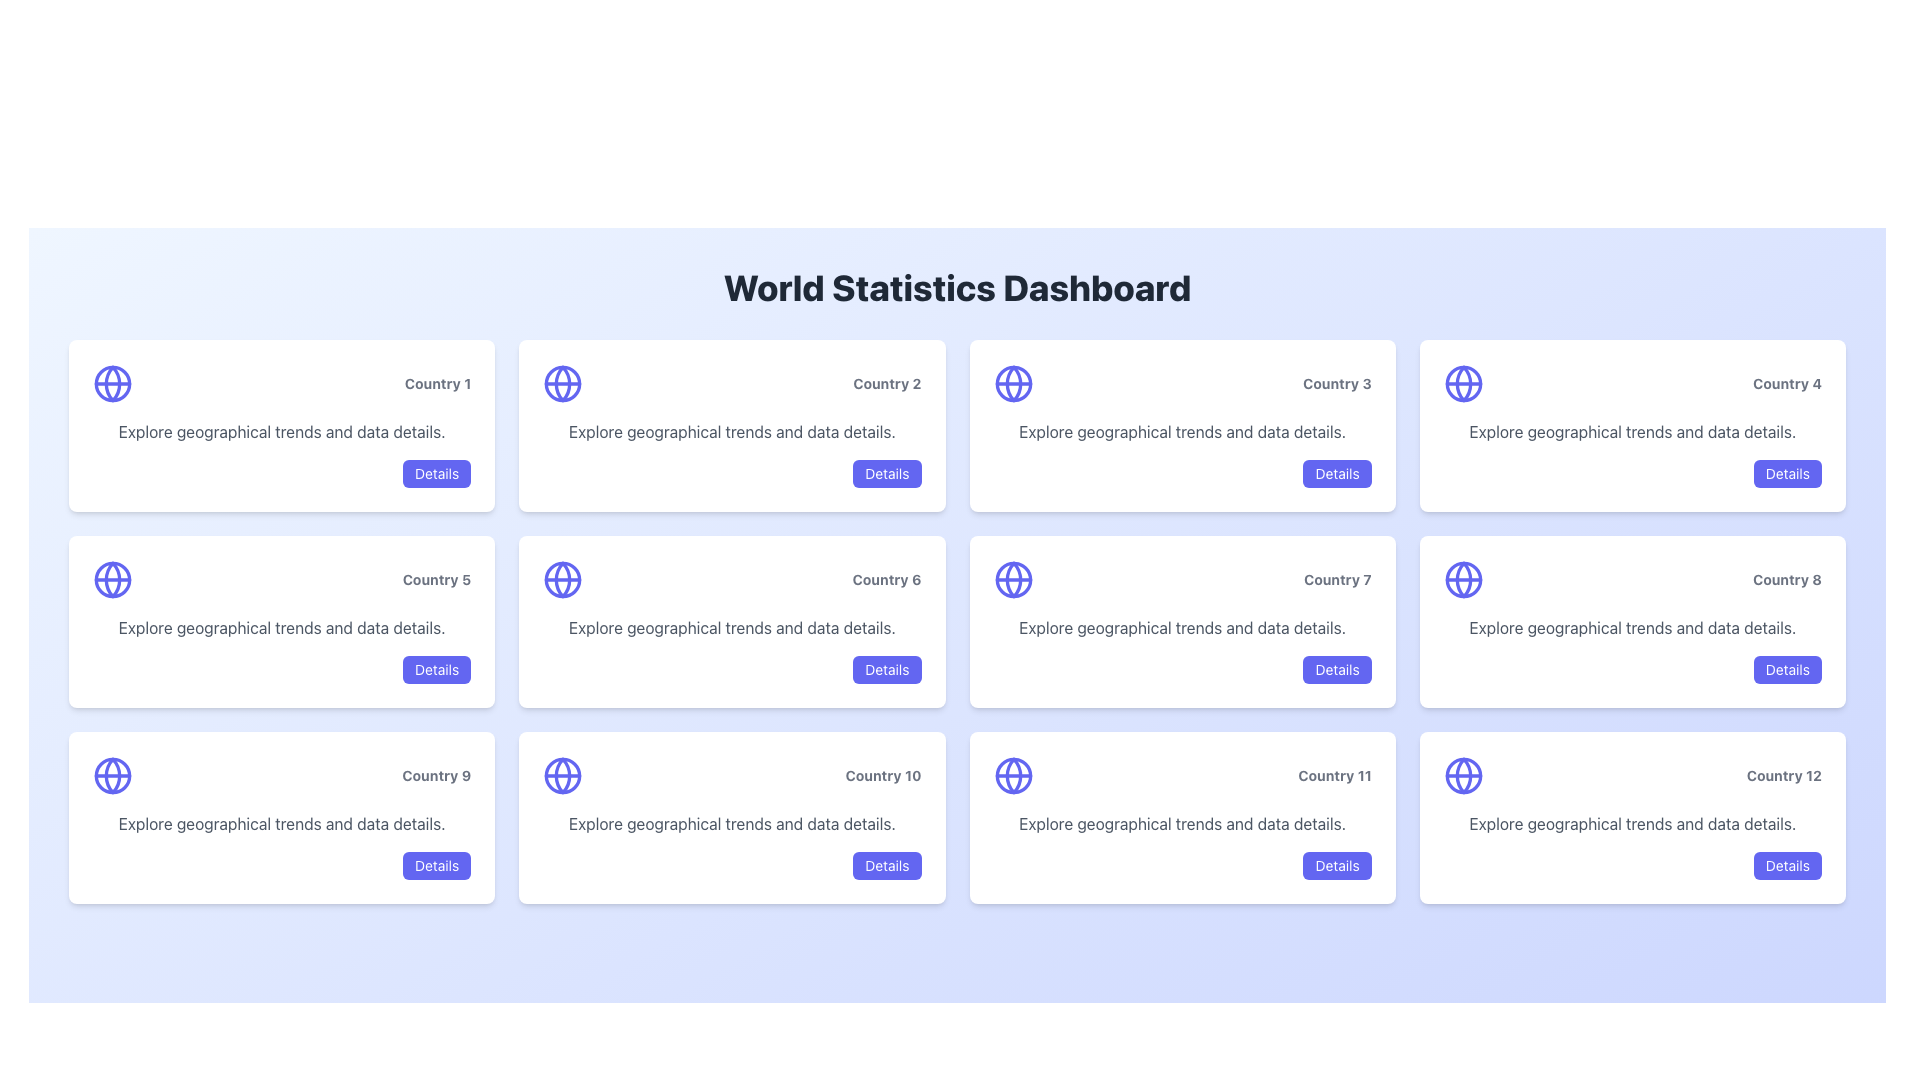  What do you see at coordinates (1787, 670) in the screenshot?
I see `the 'Details' button located at the bottom-right corner of the card for 'Country 8', which has white text on a blue background and a rounded rectangular shape` at bounding box center [1787, 670].